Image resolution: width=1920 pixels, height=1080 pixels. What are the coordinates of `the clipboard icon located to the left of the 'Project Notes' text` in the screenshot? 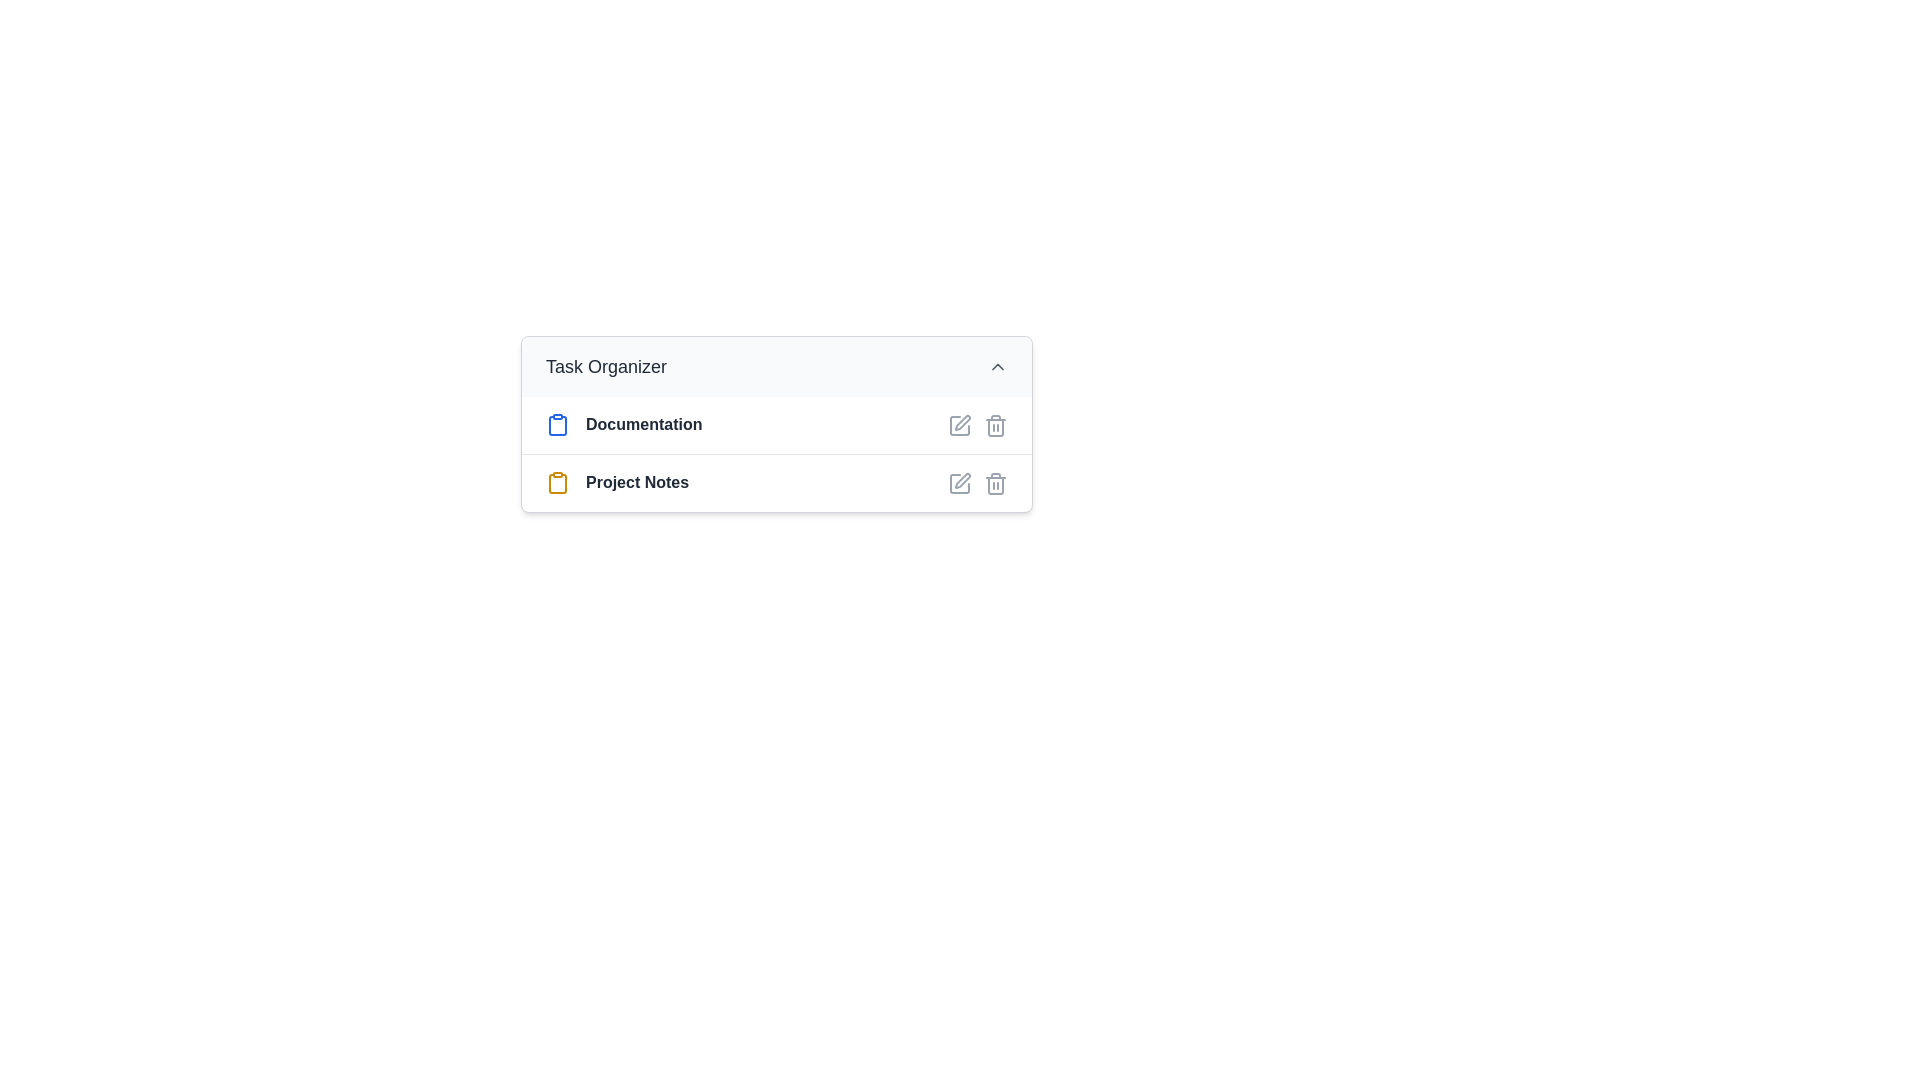 It's located at (557, 482).